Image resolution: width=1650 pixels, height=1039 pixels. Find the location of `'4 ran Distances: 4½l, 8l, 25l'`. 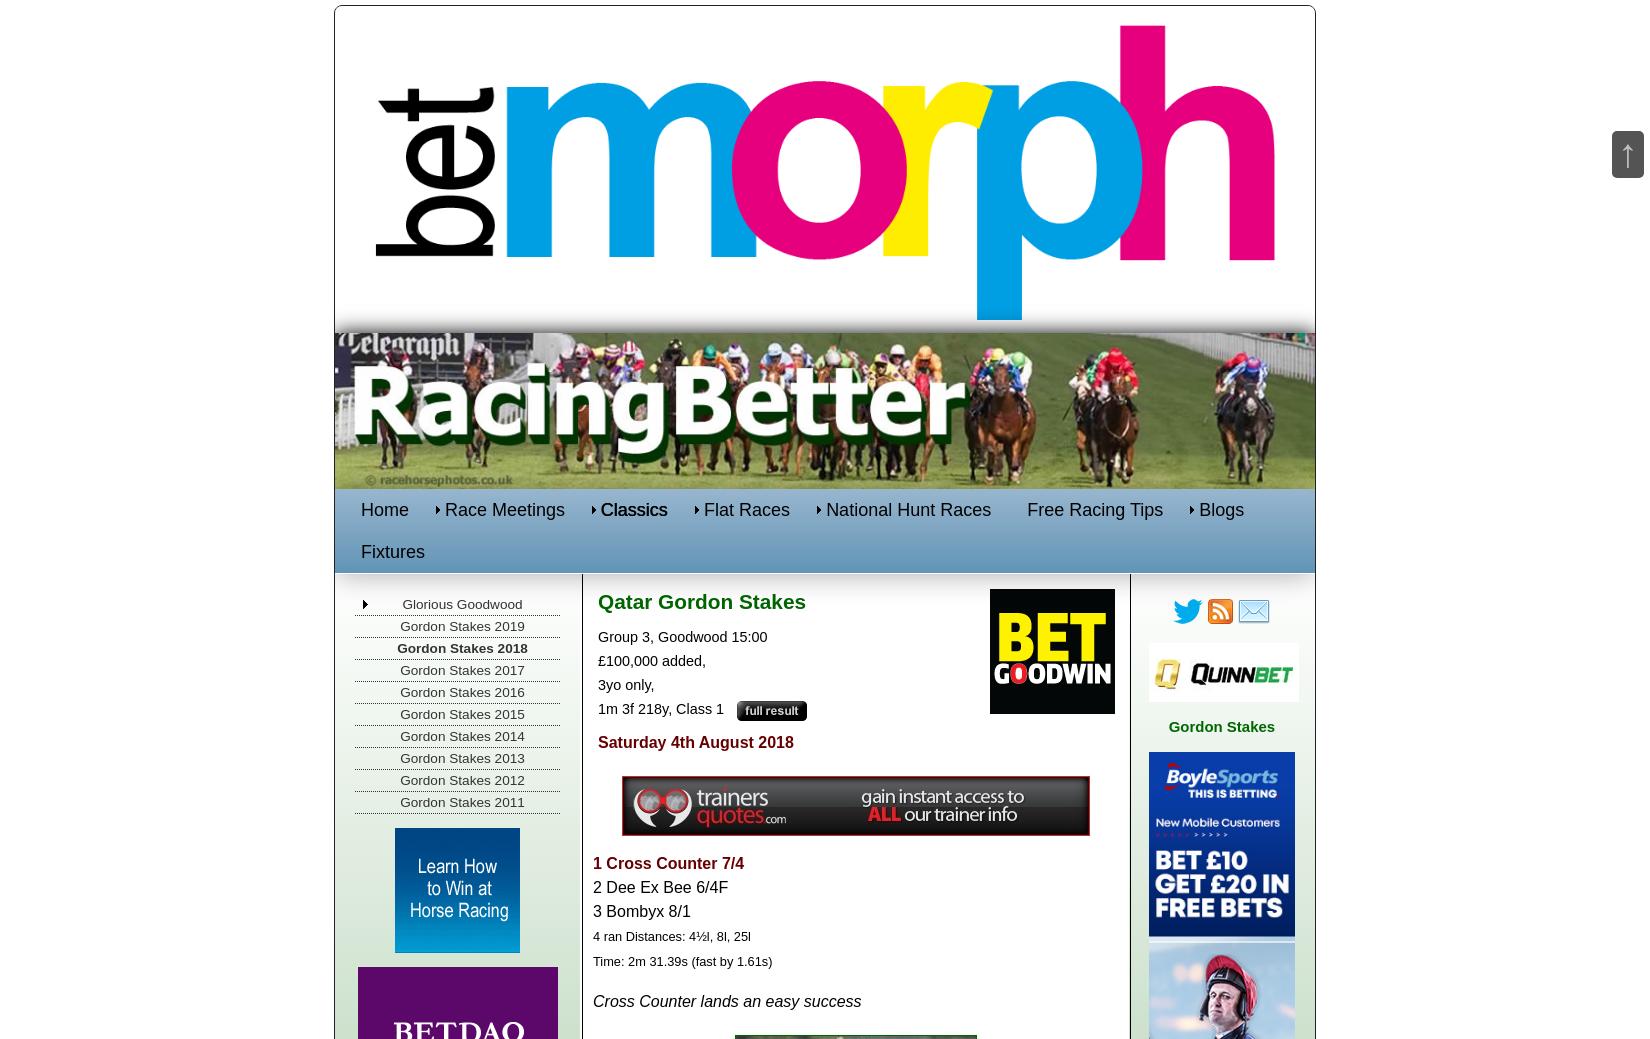

'4 ran Distances: 4½l, 8l, 25l' is located at coordinates (670, 936).